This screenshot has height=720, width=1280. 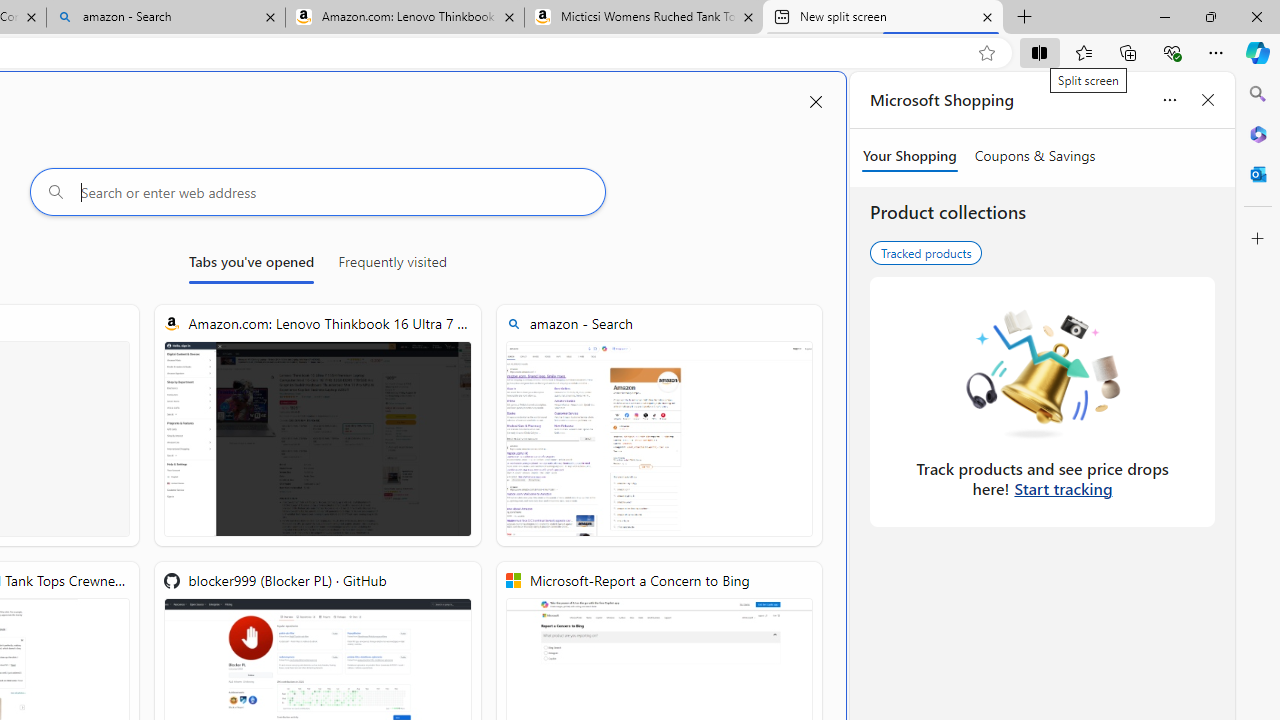 What do you see at coordinates (1209, 16) in the screenshot?
I see `'Restore'` at bounding box center [1209, 16].